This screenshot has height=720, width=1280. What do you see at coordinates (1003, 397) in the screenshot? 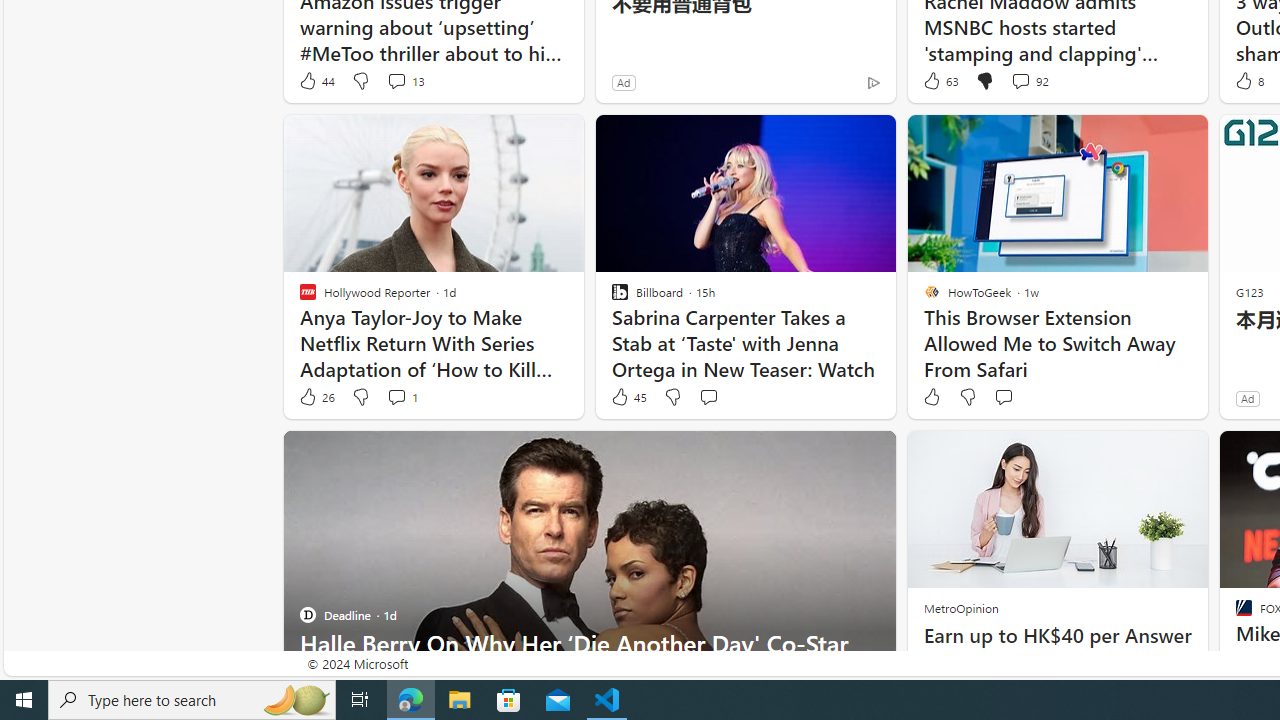
I see `'Start the conversation'` at bounding box center [1003, 397].